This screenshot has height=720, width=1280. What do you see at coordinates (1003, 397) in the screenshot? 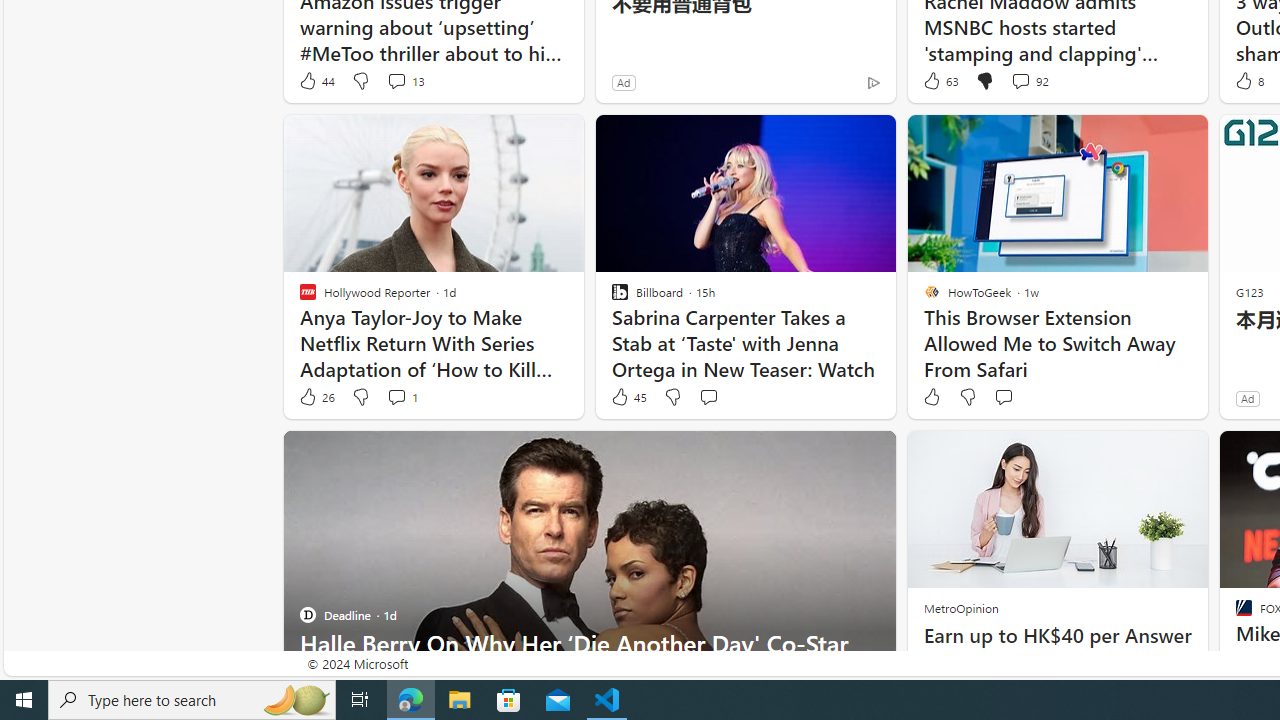
I see `'Start the conversation'` at bounding box center [1003, 397].